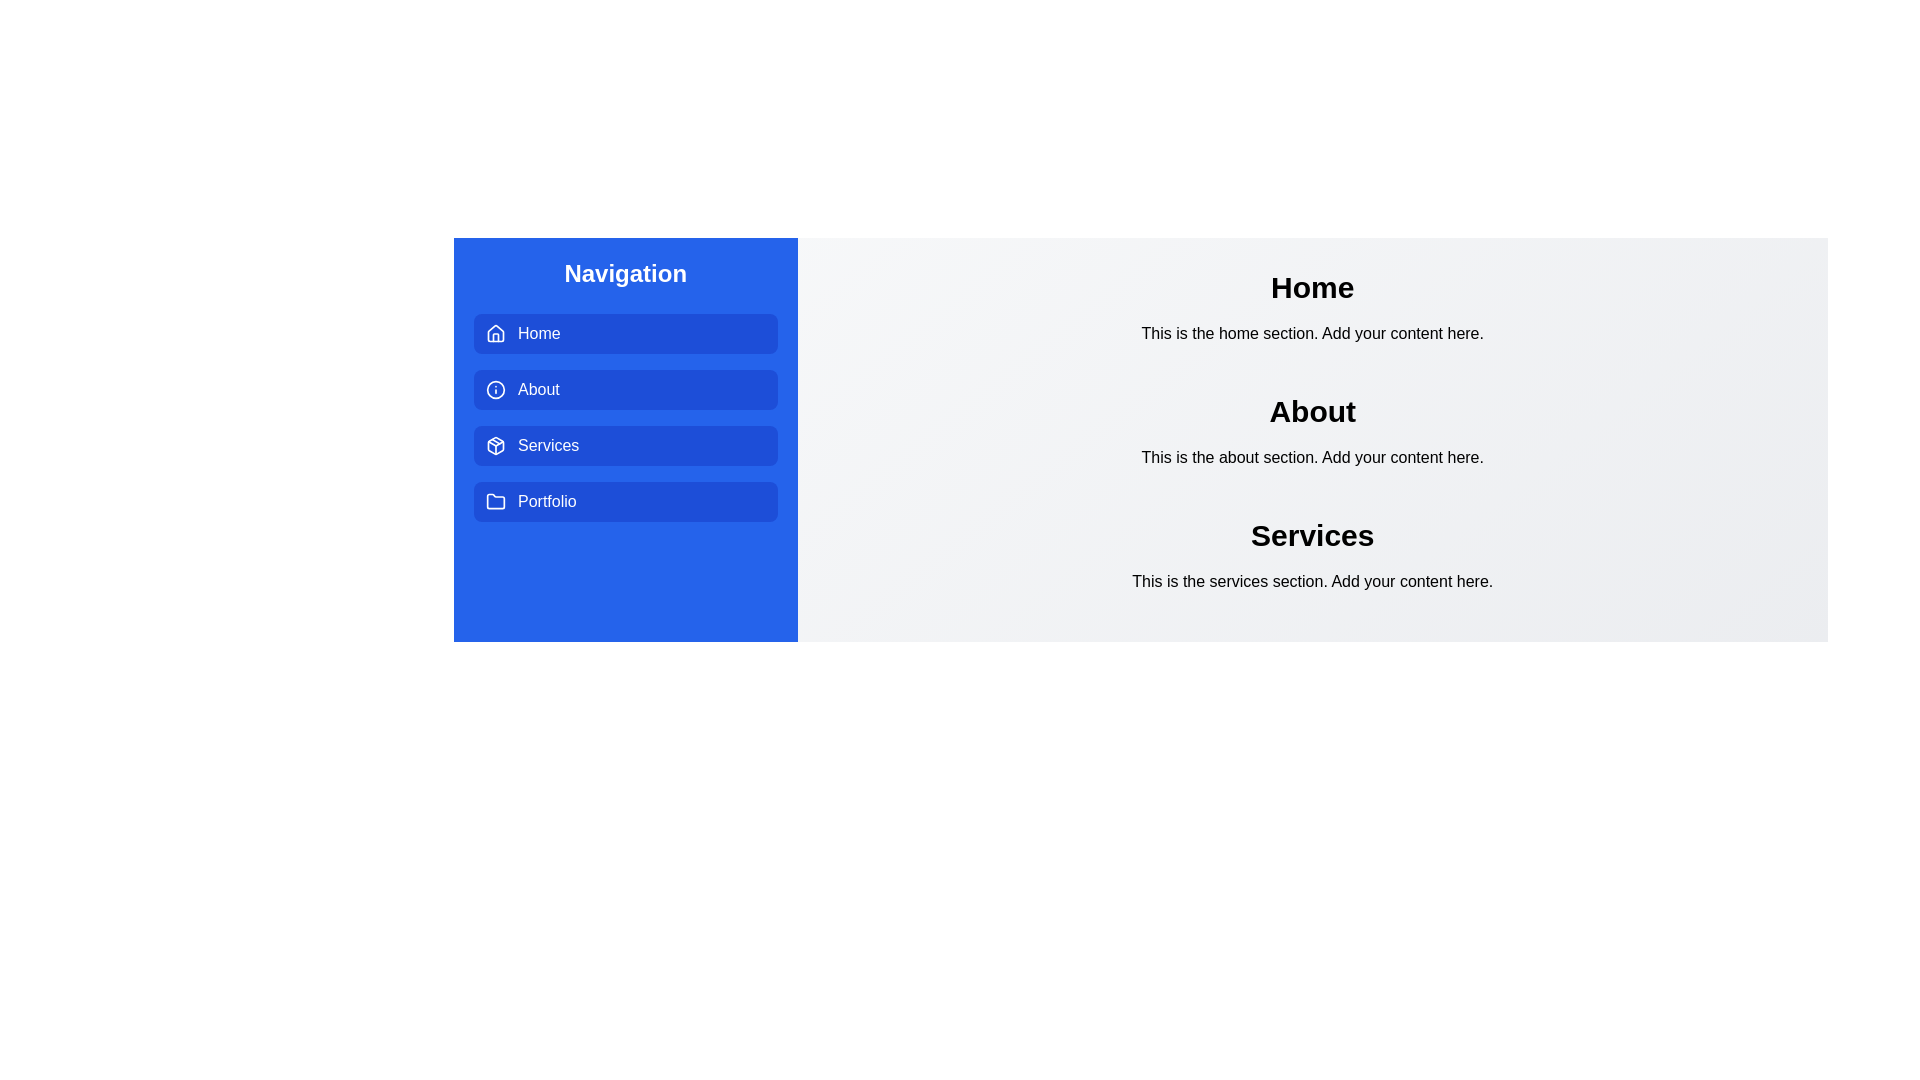 This screenshot has height=1080, width=1920. What do you see at coordinates (548, 445) in the screenshot?
I see `the 'Services' text label within the navigation button located in the vertical navigation menu, which is the third item in the list` at bounding box center [548, 445].